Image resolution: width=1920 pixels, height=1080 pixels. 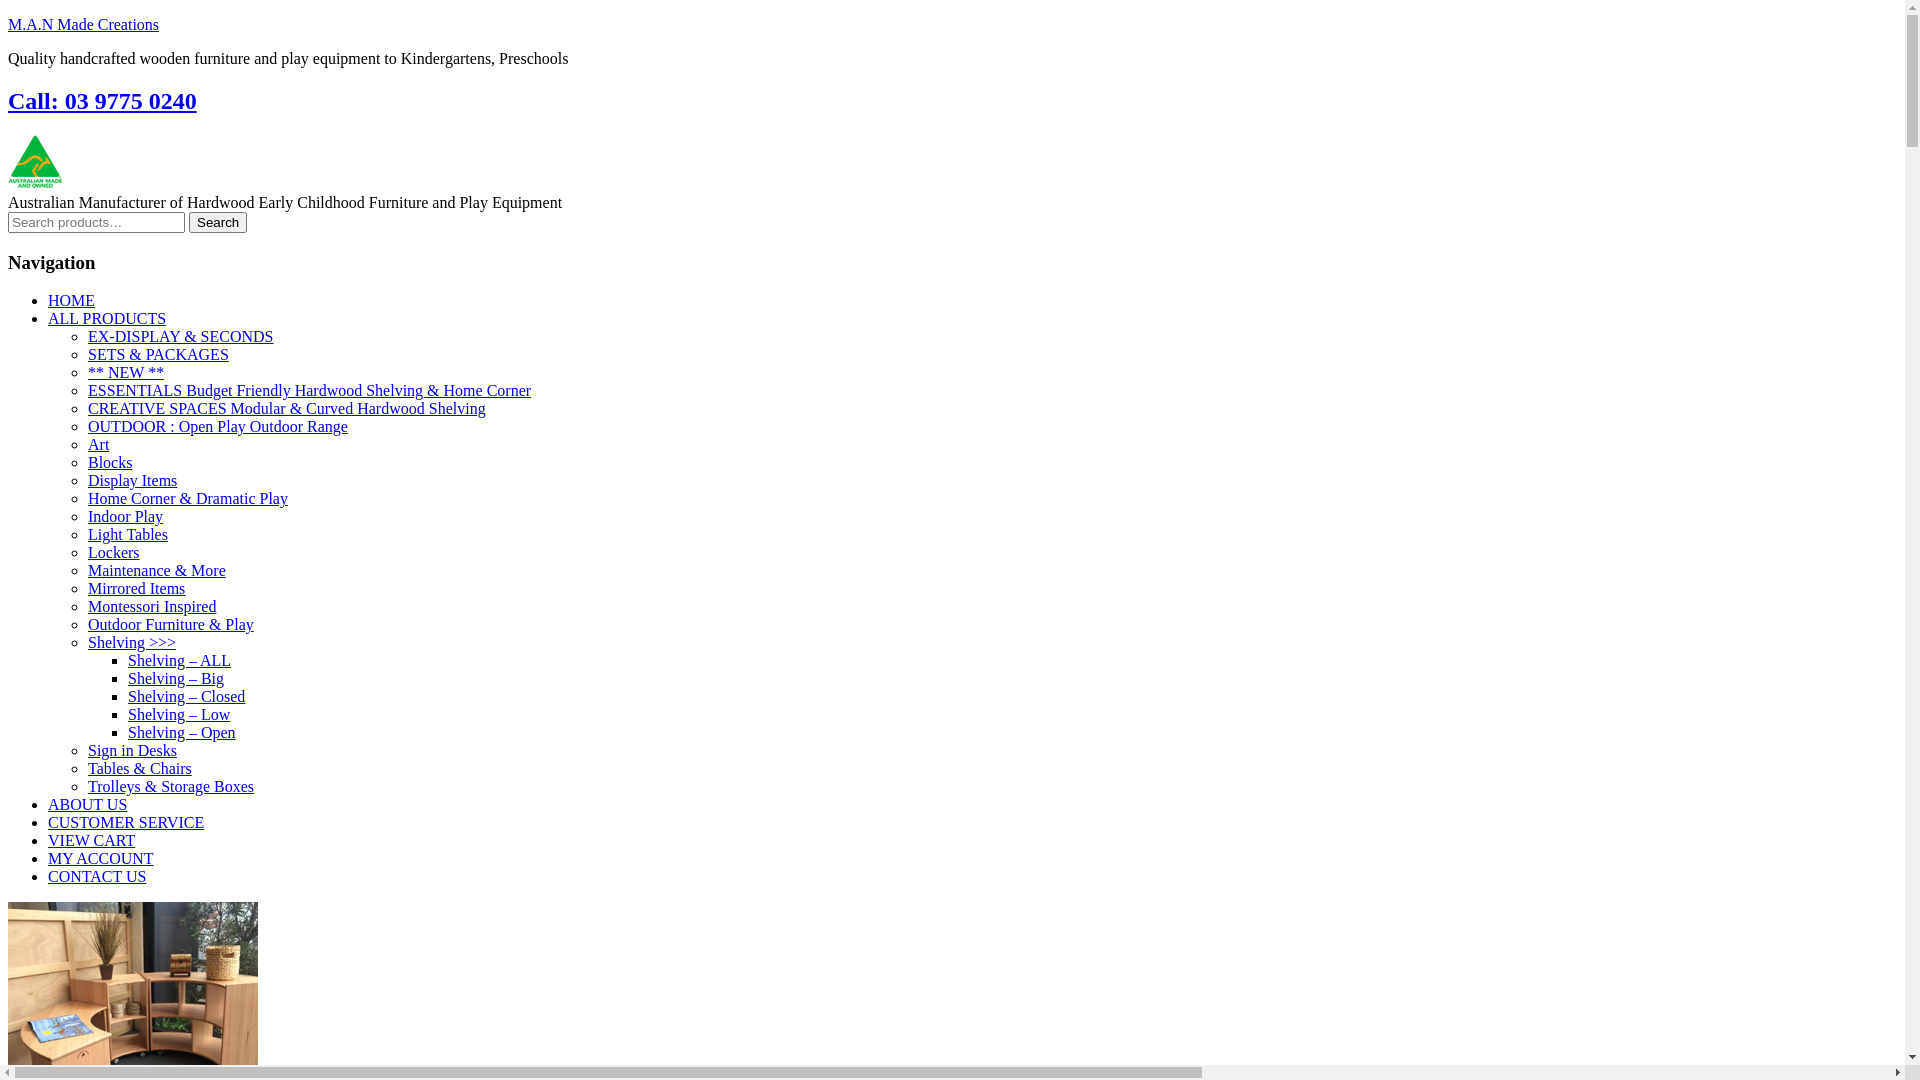 I want to click on 'Montessori Inspired', so click(x=86, y=605).